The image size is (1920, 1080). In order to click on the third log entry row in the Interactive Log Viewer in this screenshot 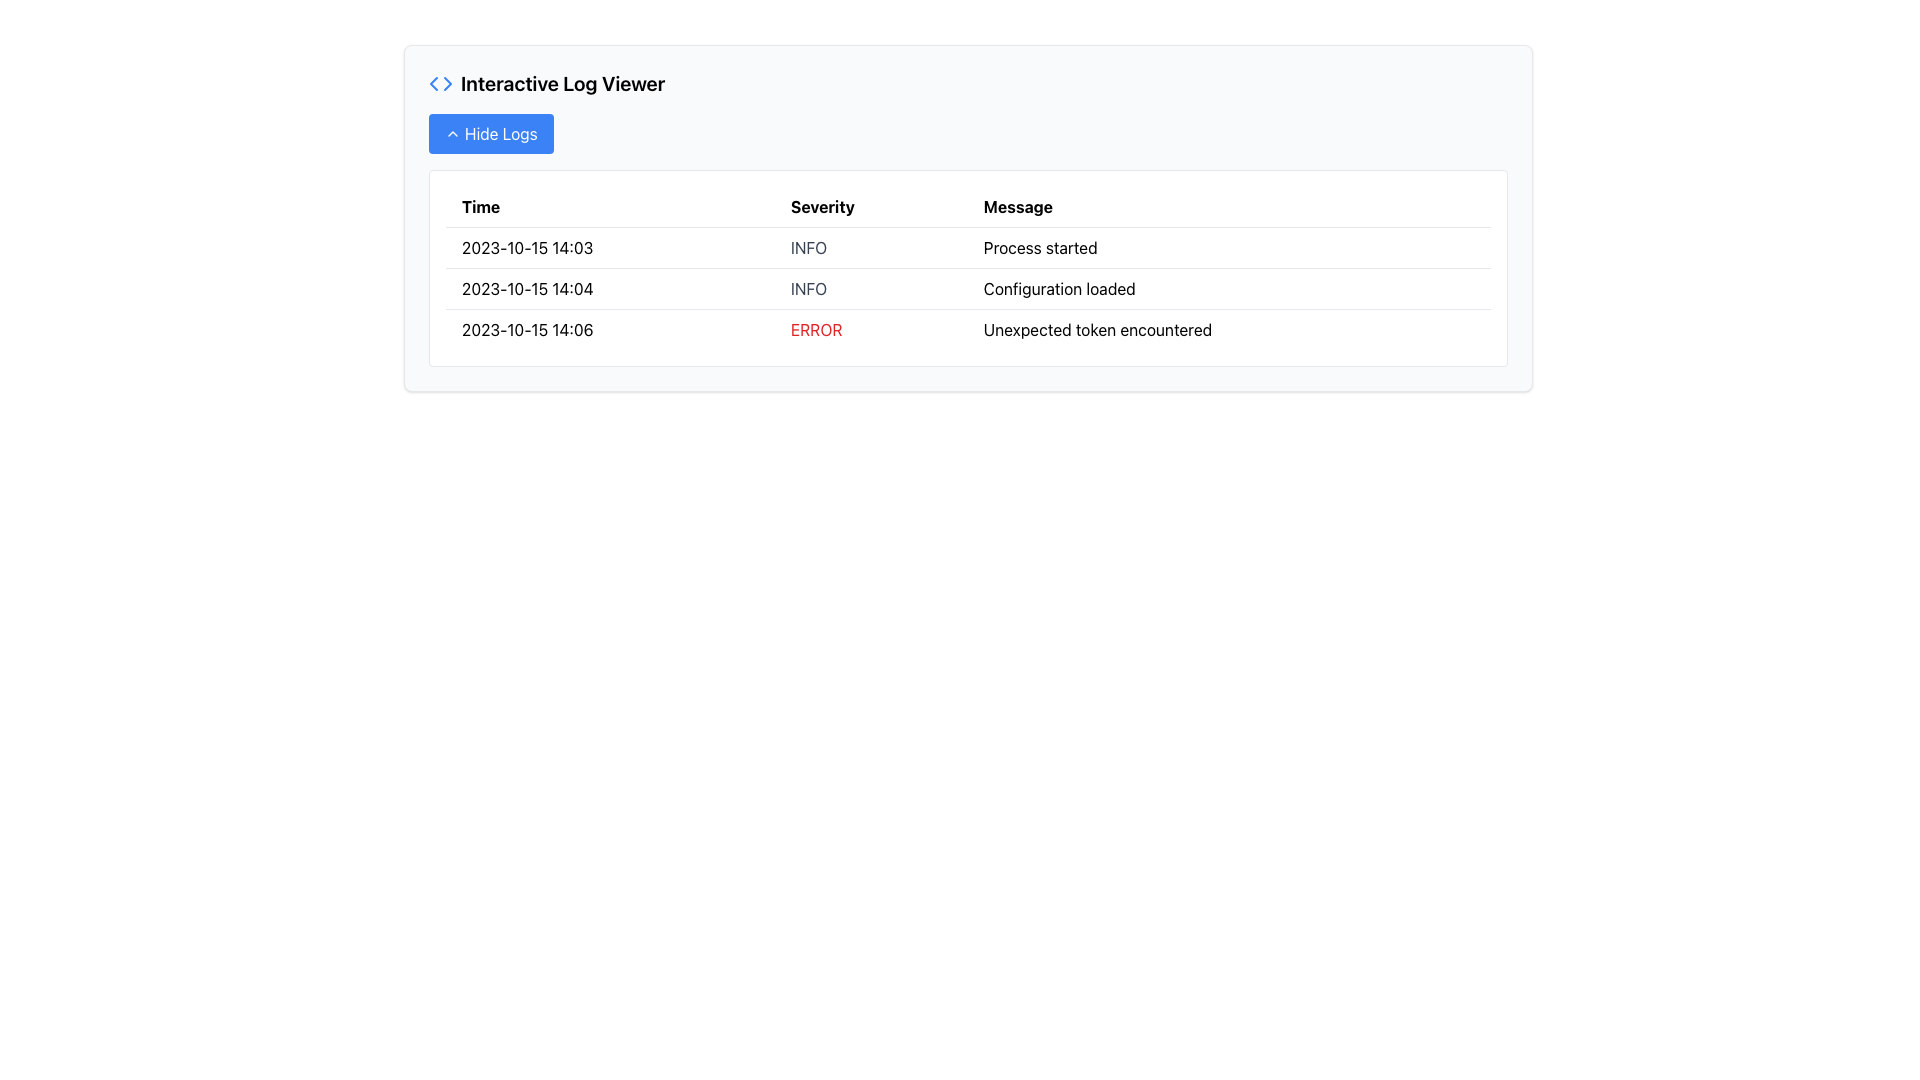, I will do `click(968, 328)`.